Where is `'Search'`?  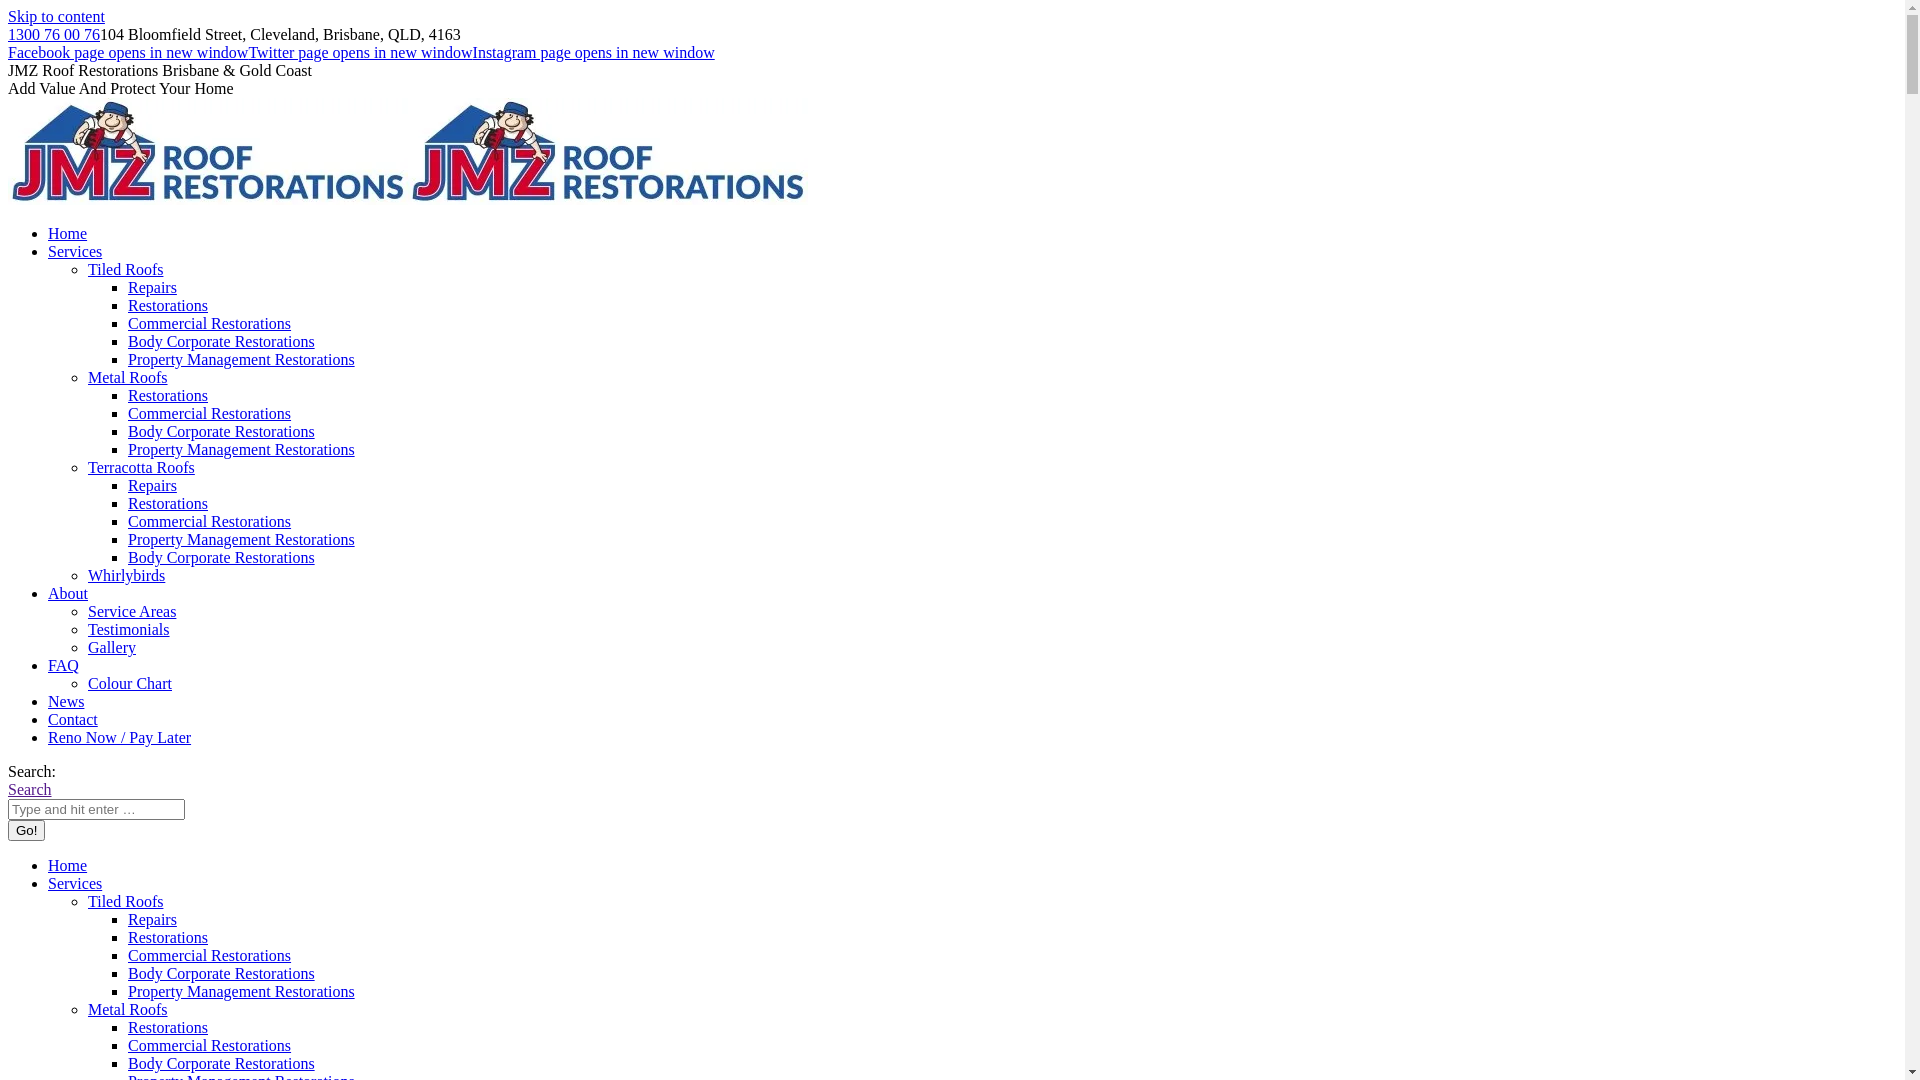 'Search' is located at coordinates (29, 788).